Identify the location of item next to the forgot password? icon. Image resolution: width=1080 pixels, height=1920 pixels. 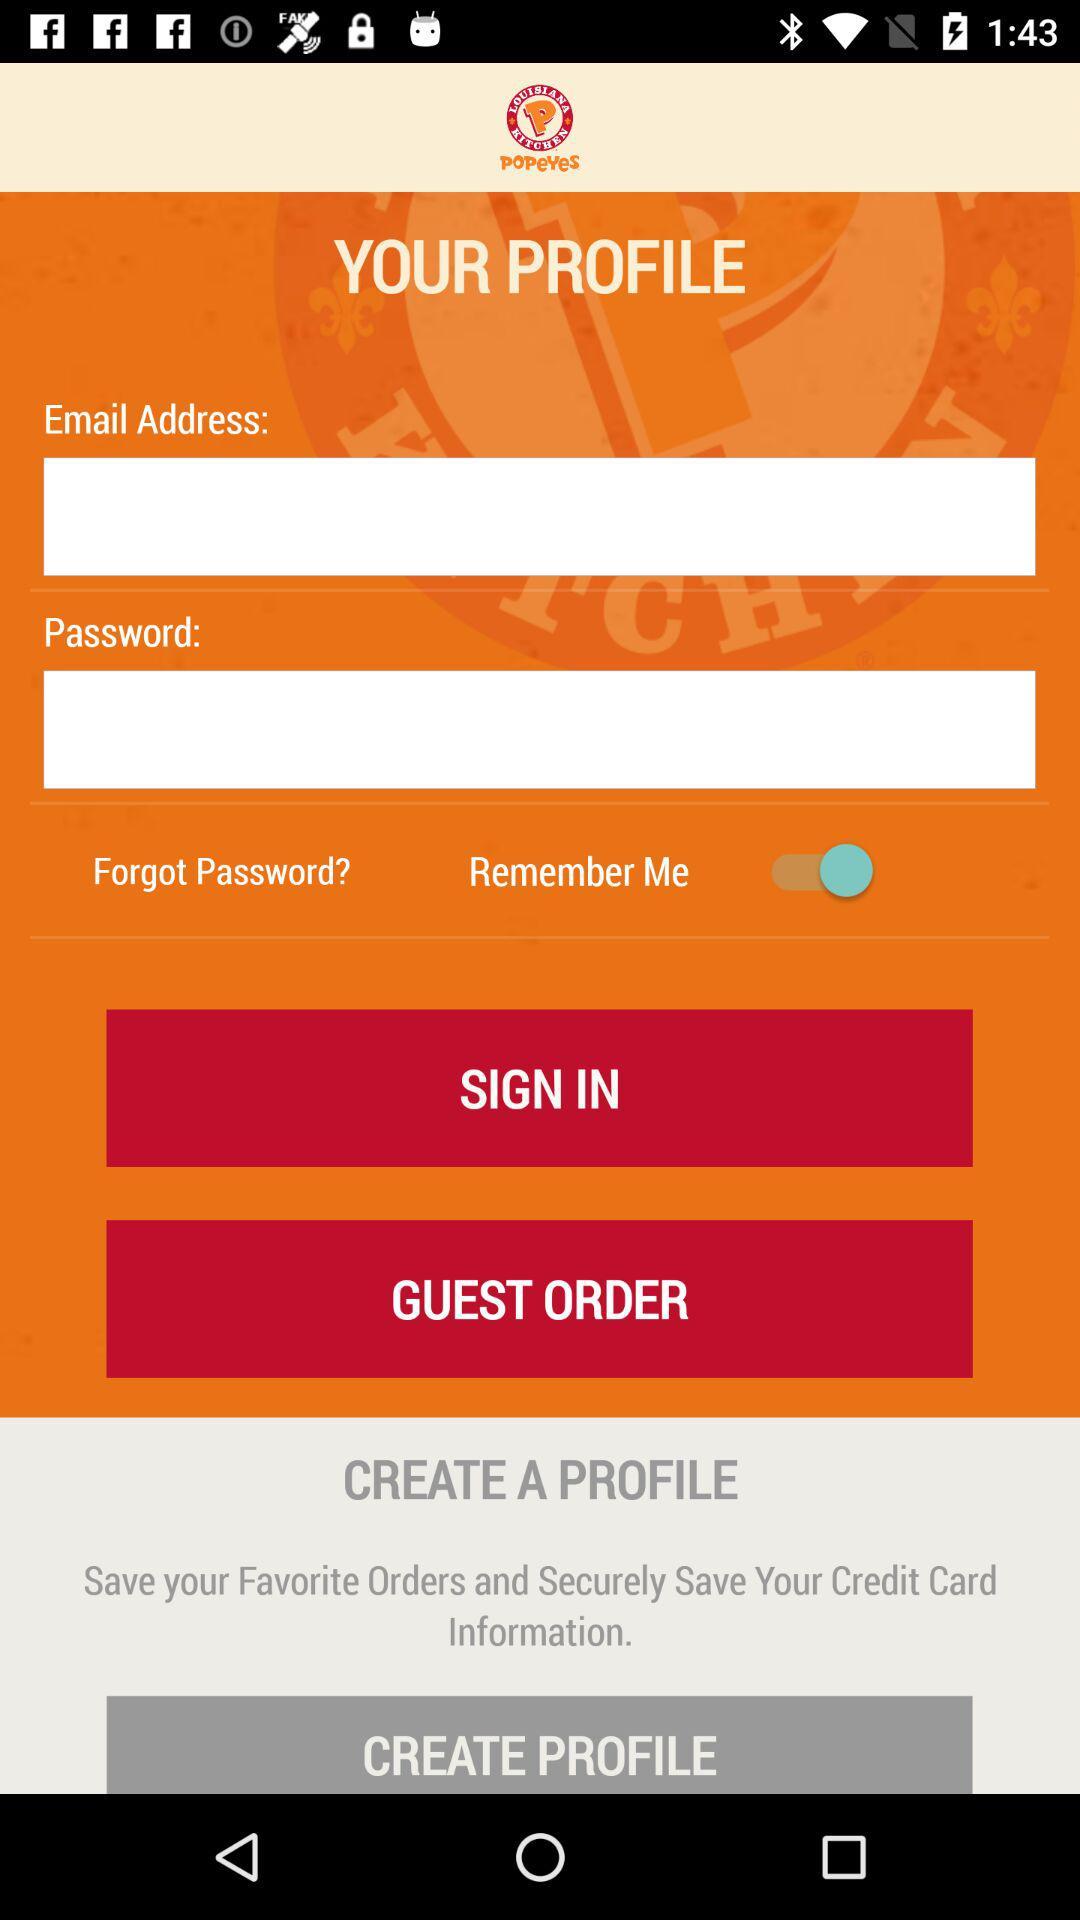
(578, 870).